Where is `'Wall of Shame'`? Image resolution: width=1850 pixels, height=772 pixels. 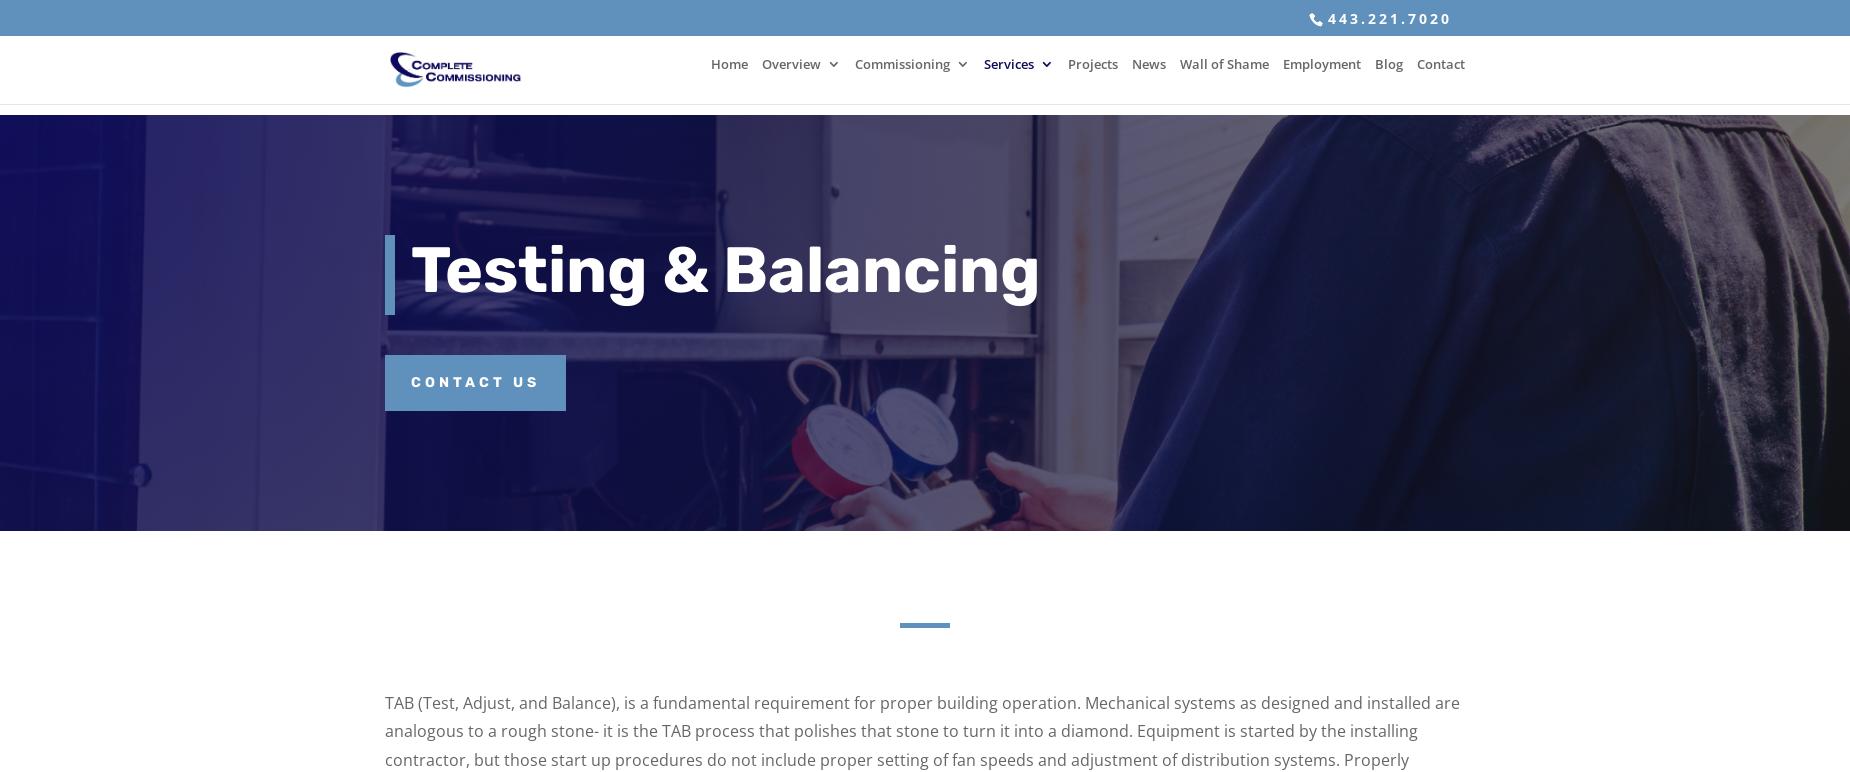 'Wall of Shame' is located at coordinates (1223, 75).